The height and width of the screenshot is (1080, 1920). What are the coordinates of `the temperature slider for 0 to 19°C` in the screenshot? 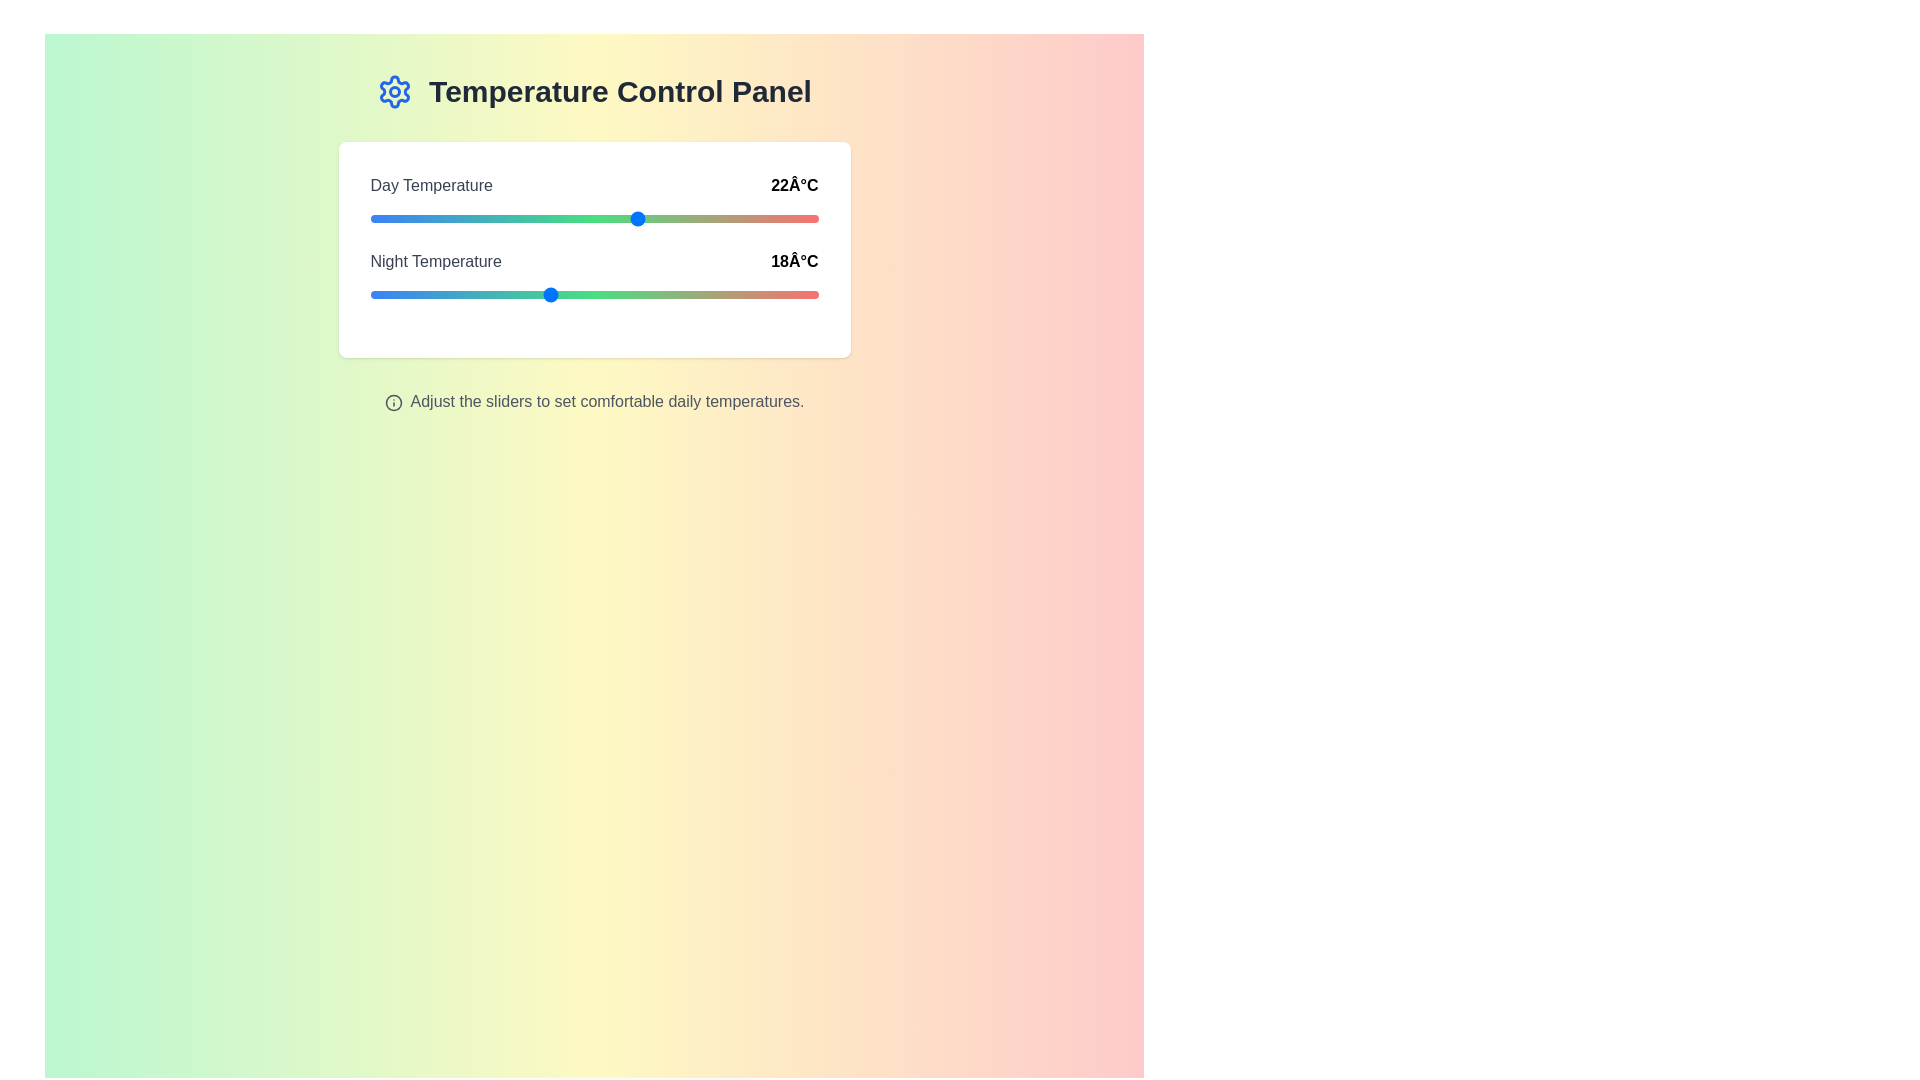 It's located at (571, 219).